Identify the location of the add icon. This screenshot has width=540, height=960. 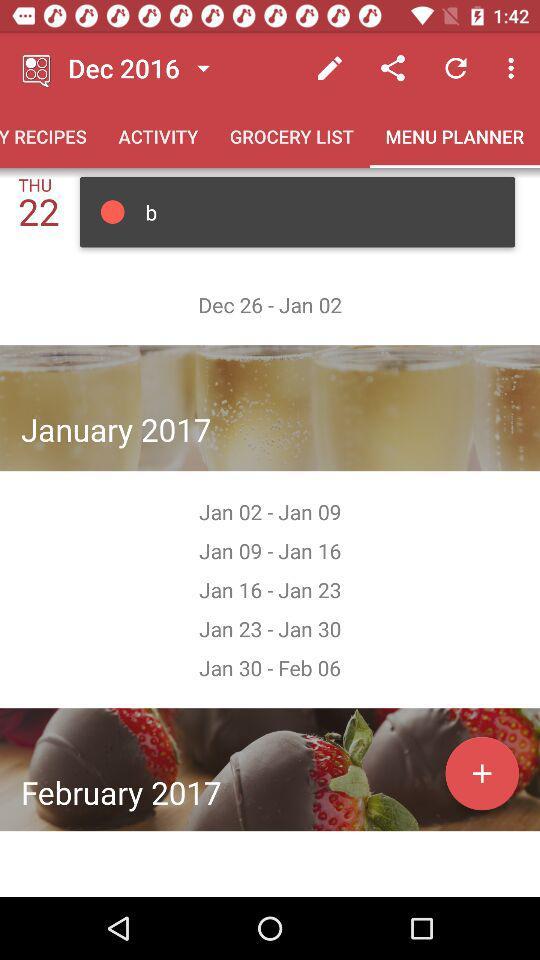
(481, 772).